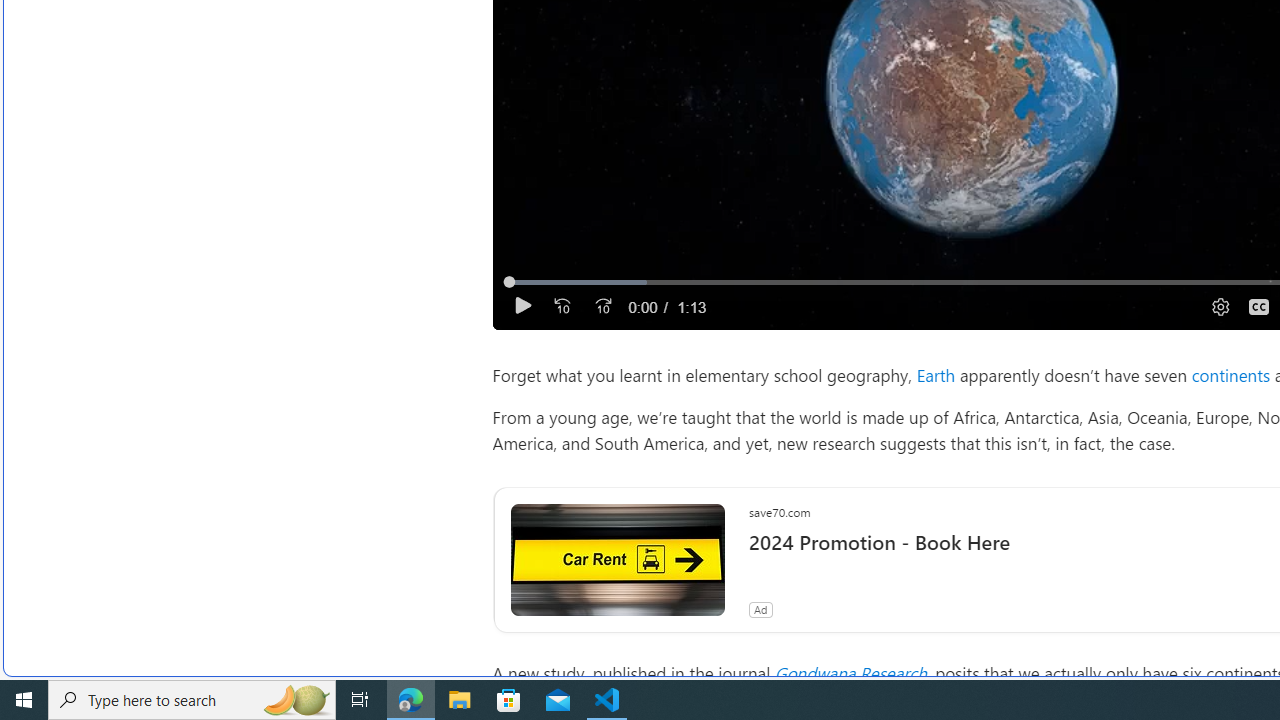  What do you see at coordinates (1229, 374) in the screenshot?
I see `'continents'` at bounding box center [1229, 374].